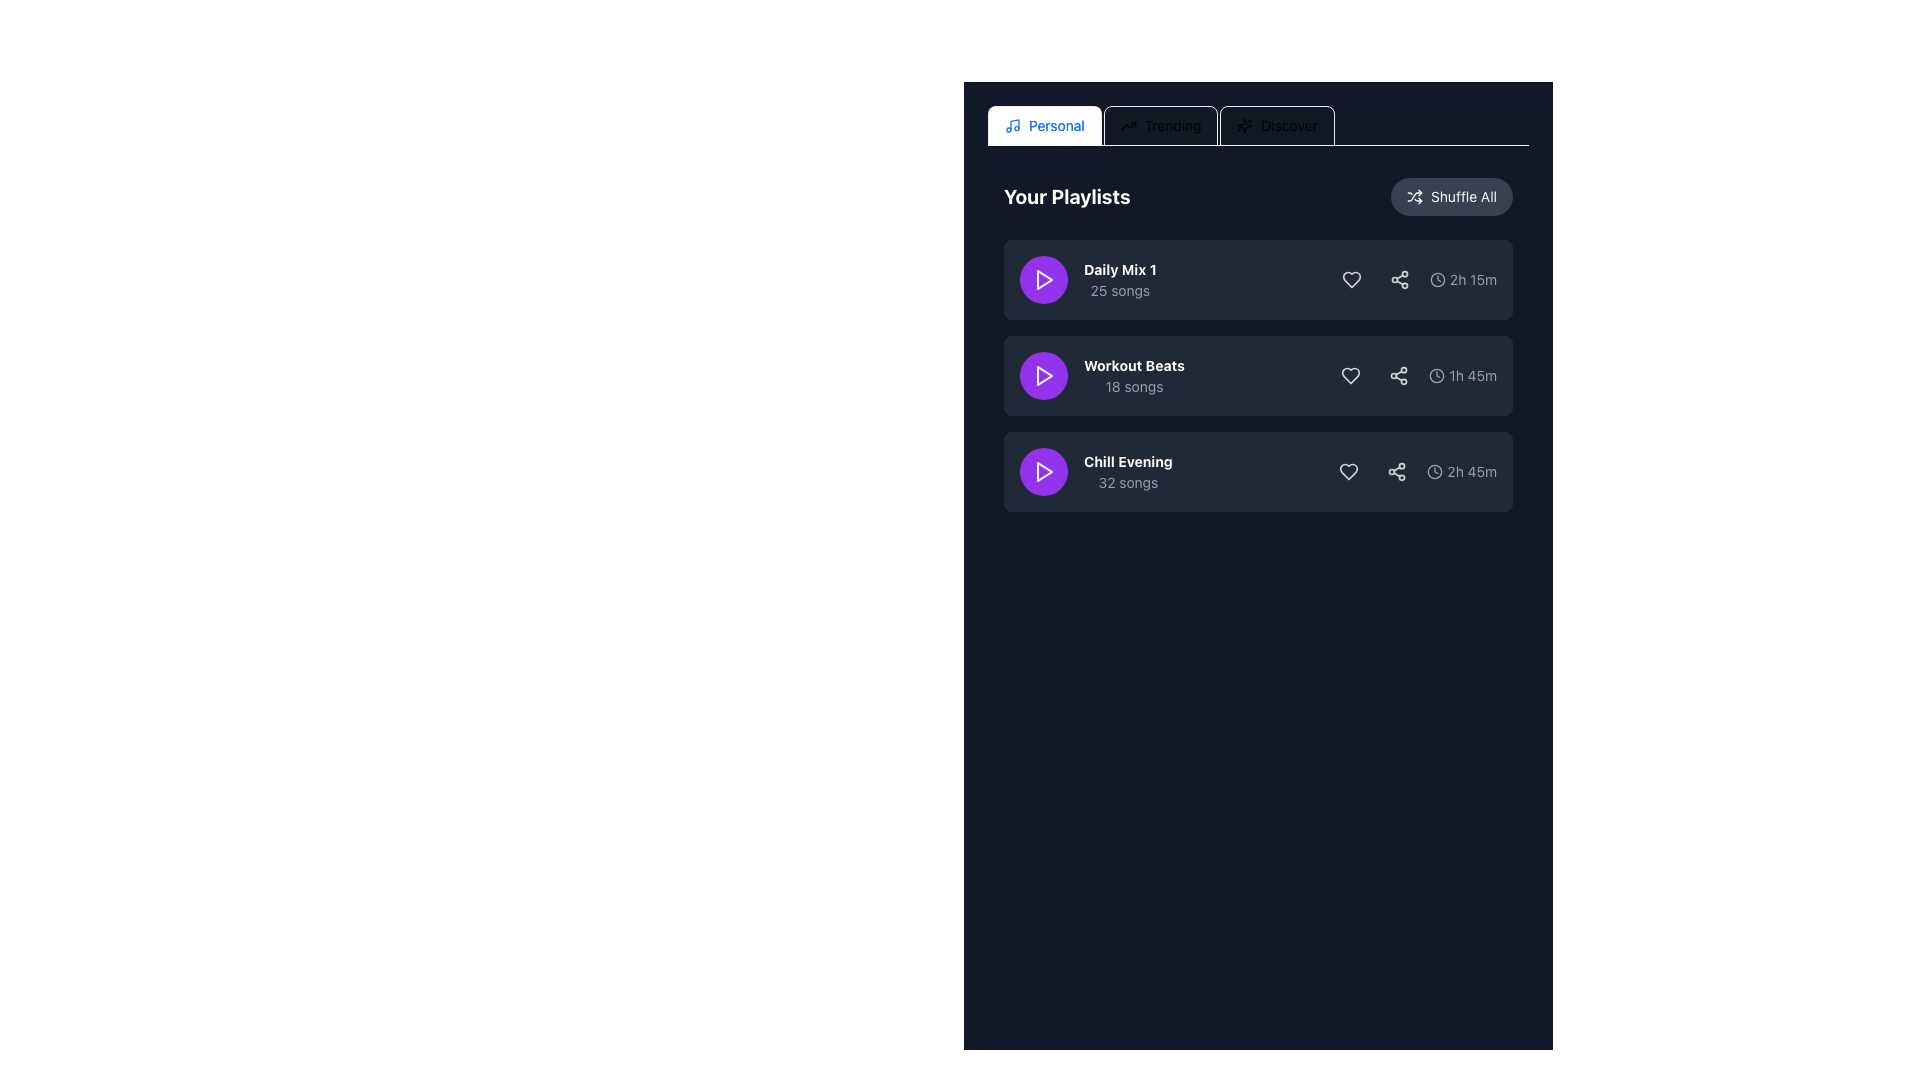 Image resolution: width=1920 pixels, height=1080 pixels. What do you see at coordinates (1351, 375) in the screenshot?
I see `the 'like' icon adjacent to the duration text '1h 45m' for the playlist item labeled 'Workout Beats' to like or unlike the playlist` at bounding box center [1351, 375].